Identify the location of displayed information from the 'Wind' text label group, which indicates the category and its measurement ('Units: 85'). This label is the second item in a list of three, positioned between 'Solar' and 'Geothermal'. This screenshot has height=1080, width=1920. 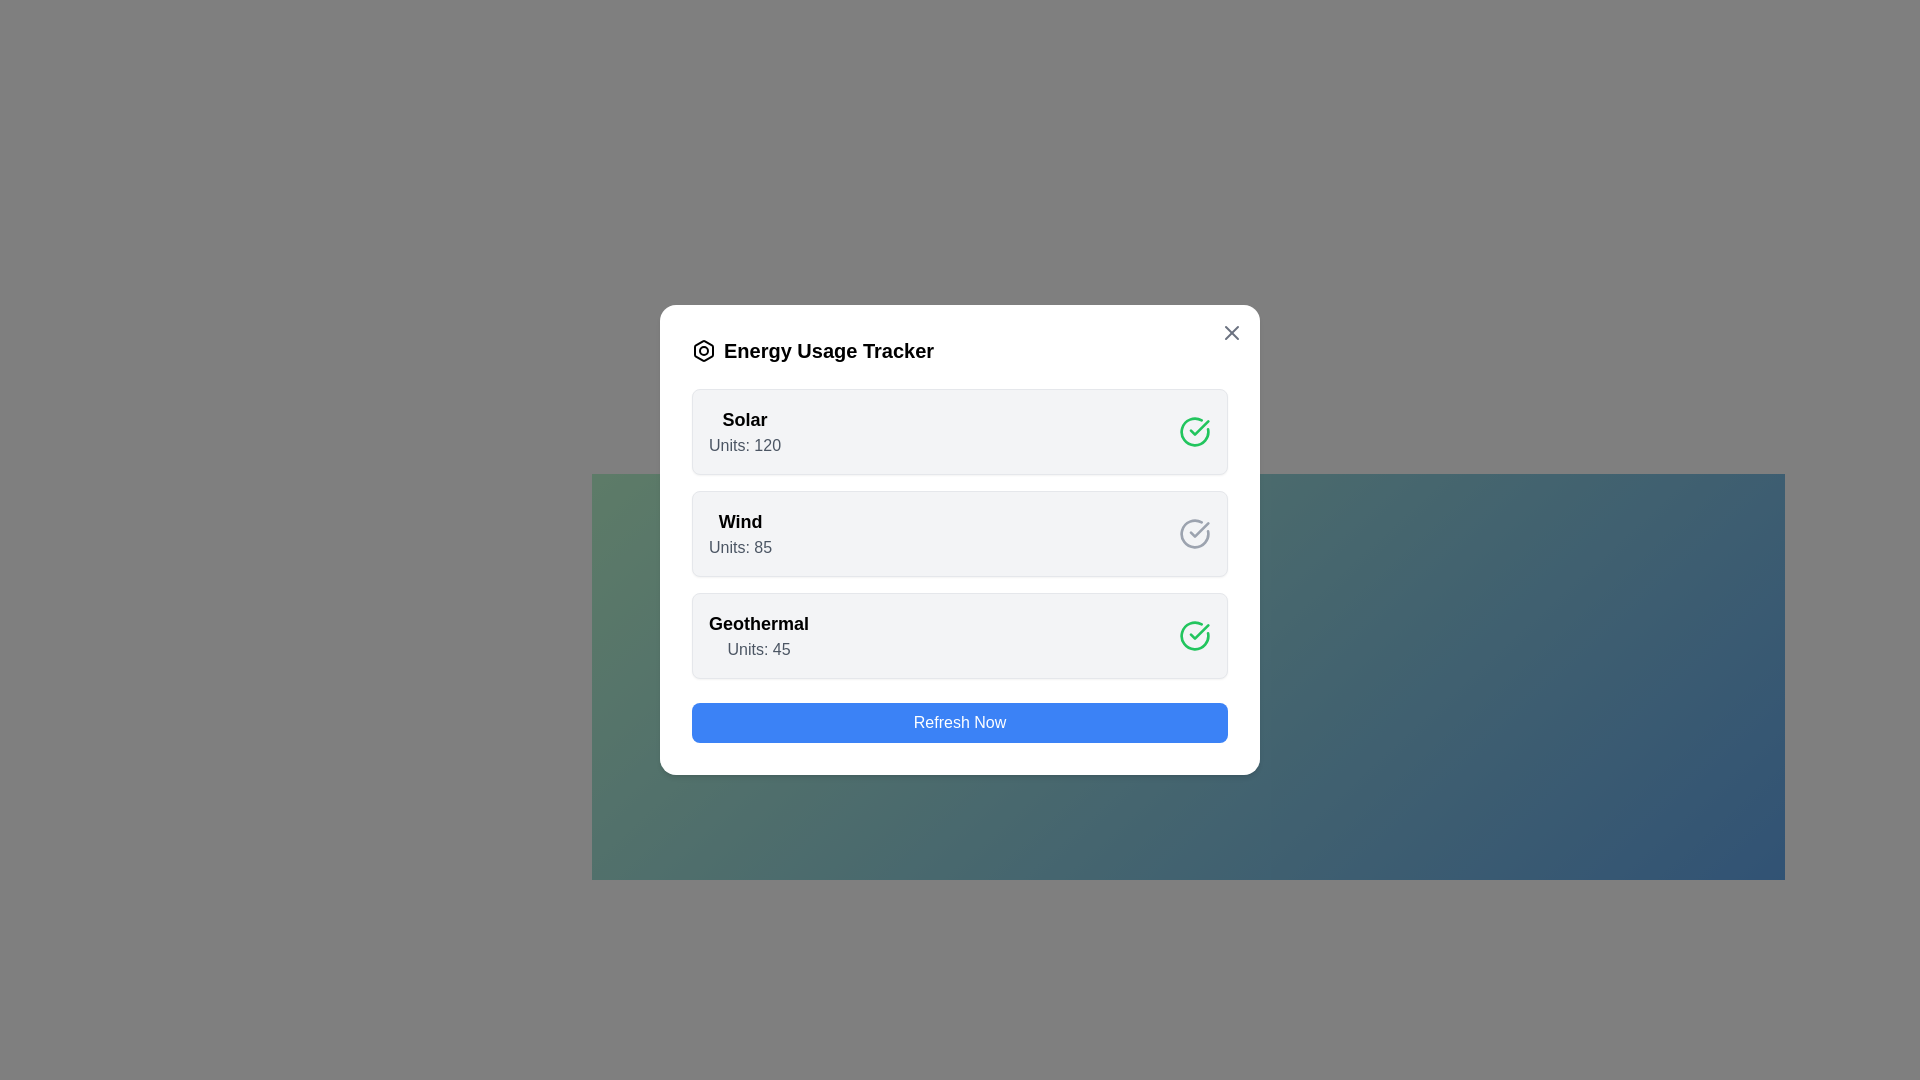
(739, 532).